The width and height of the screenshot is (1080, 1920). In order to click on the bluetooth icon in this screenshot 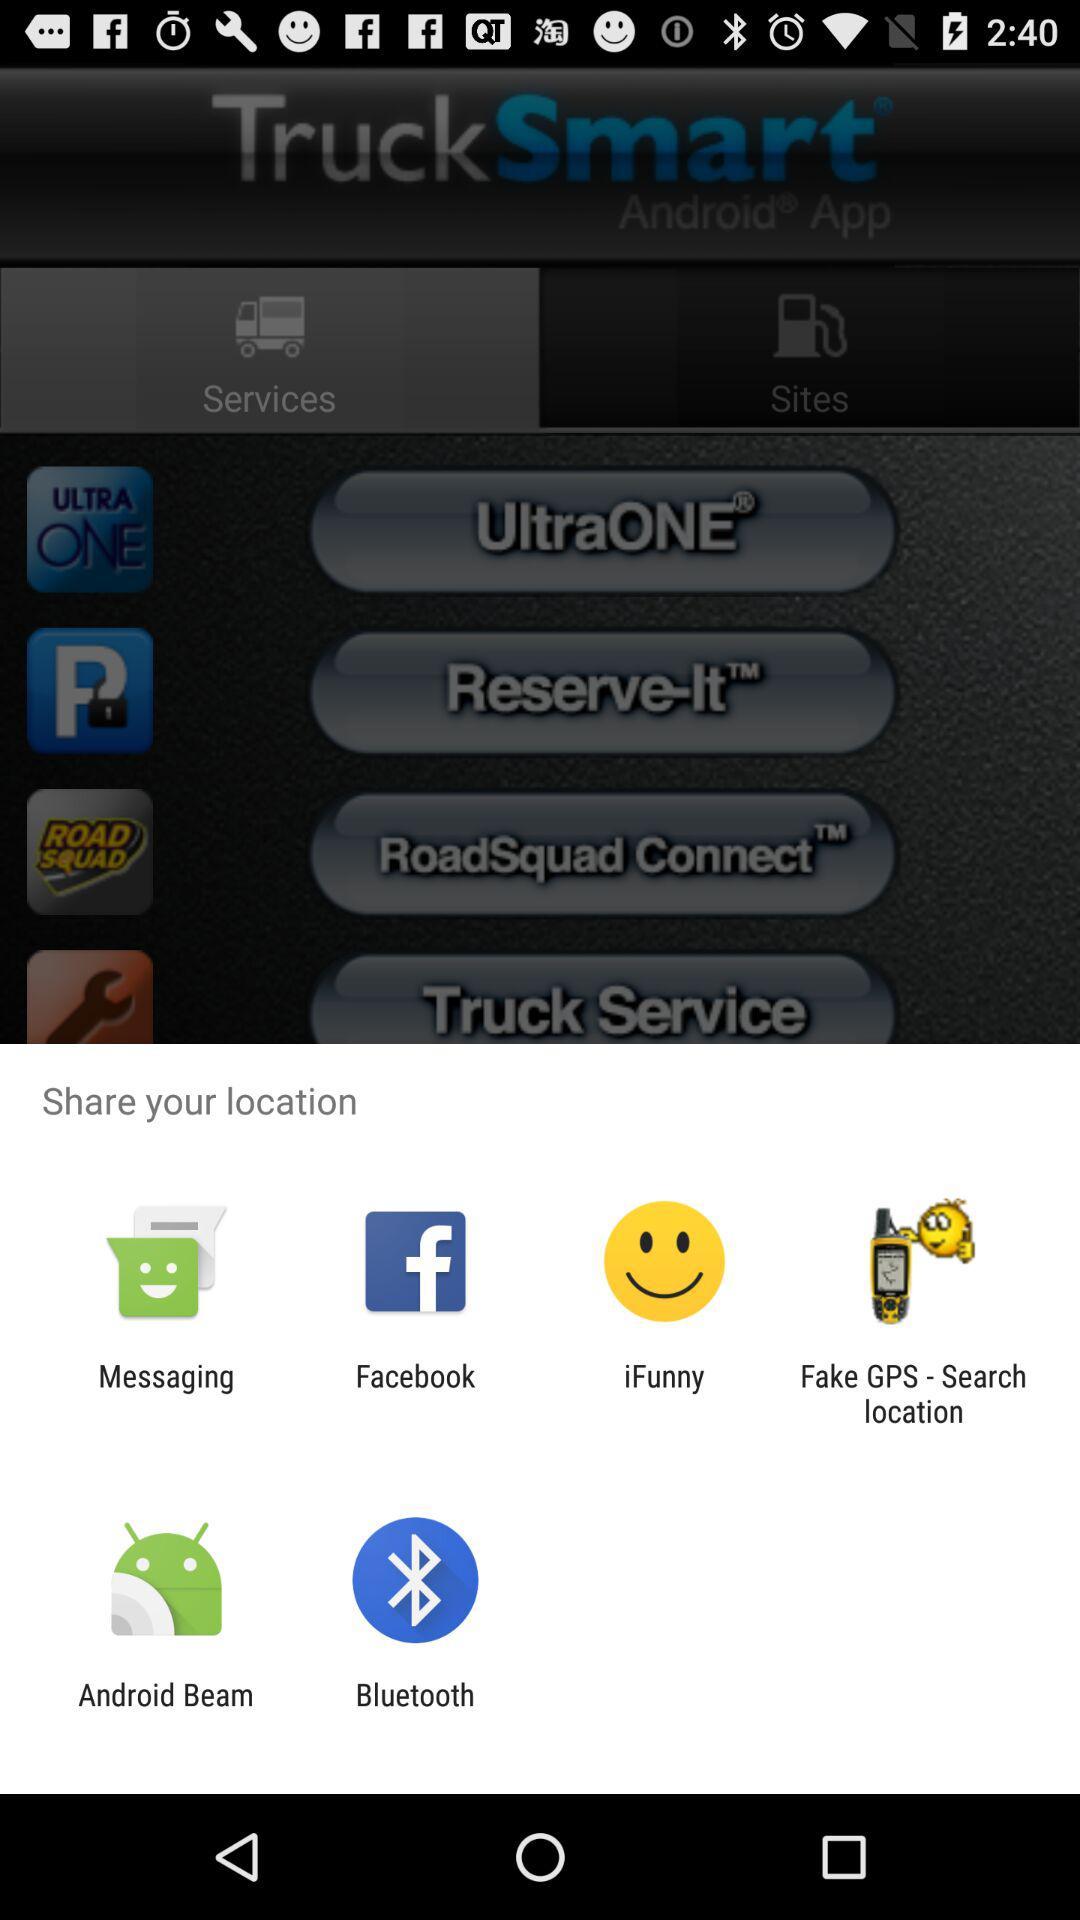, I will do `click(414, 1711)`.